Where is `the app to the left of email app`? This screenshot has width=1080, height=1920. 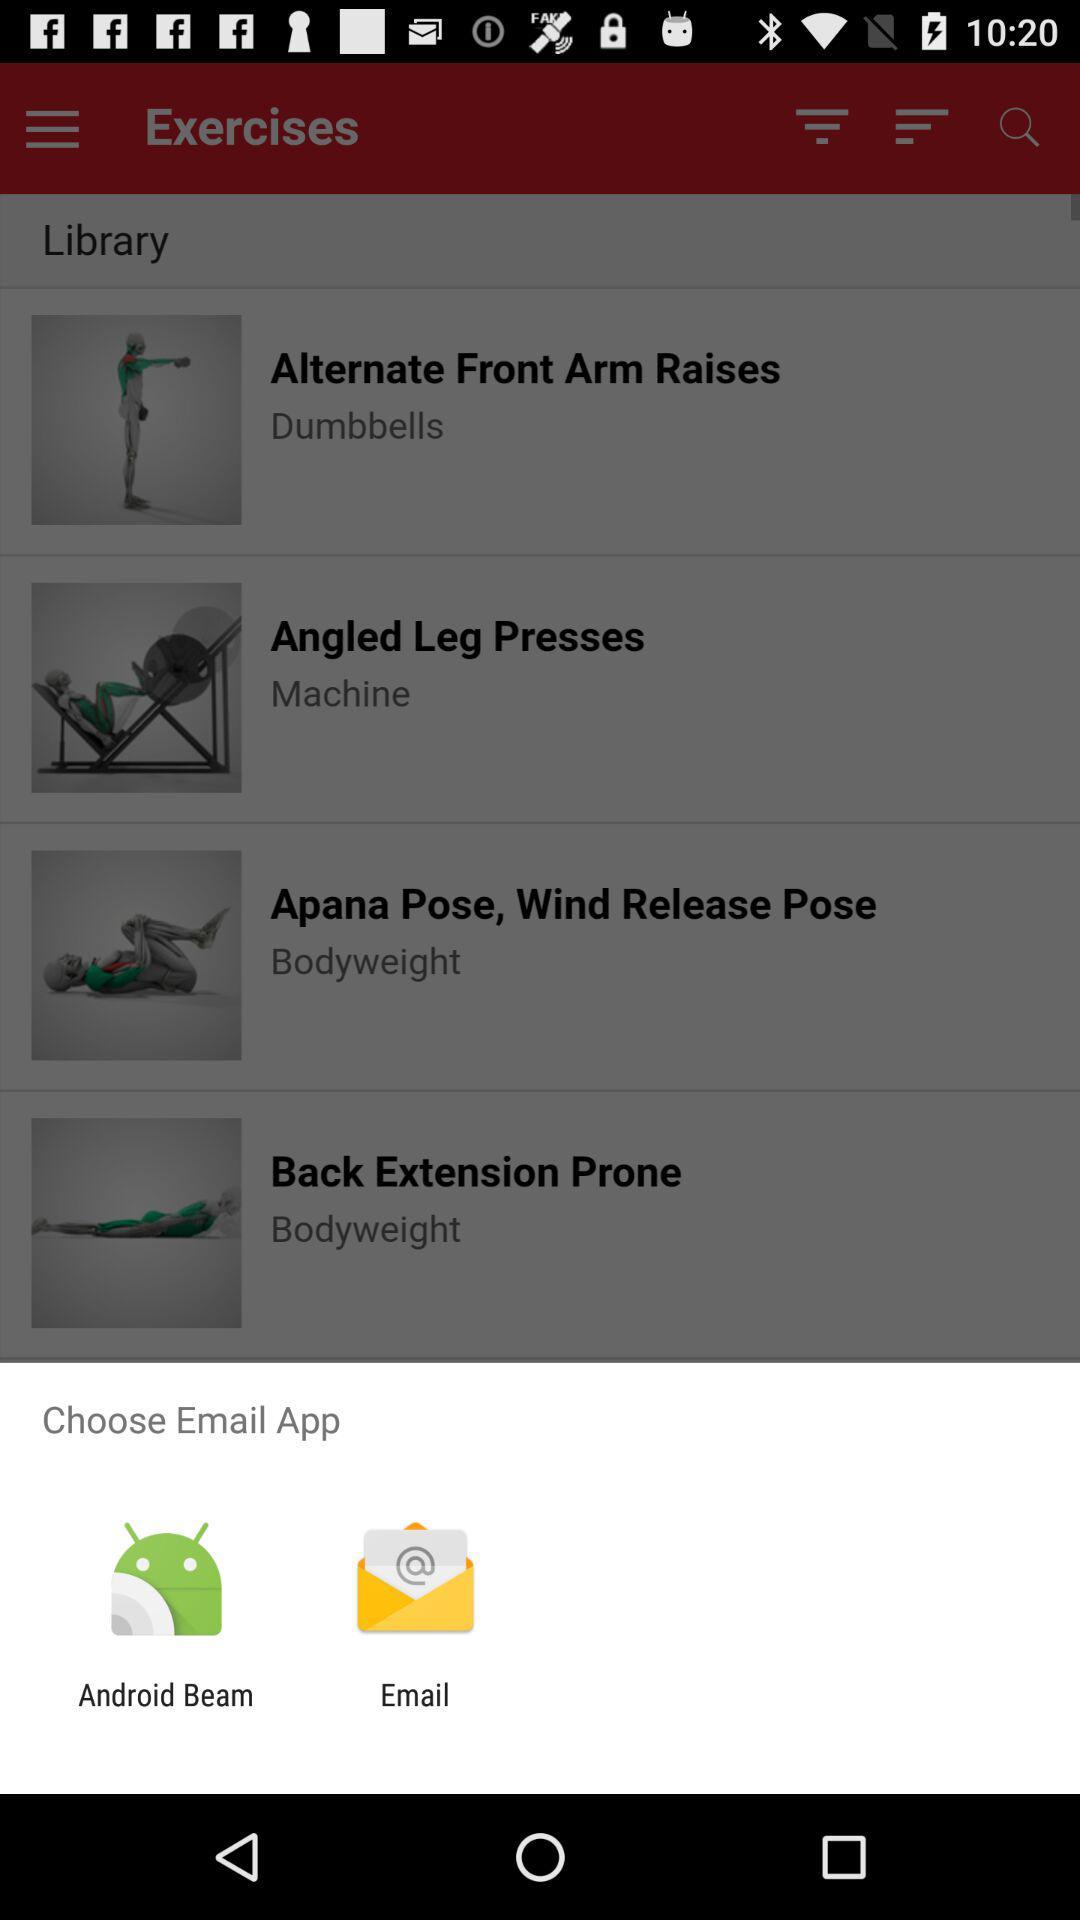
the app to the left of email app is located at coordinates (165, 1711).